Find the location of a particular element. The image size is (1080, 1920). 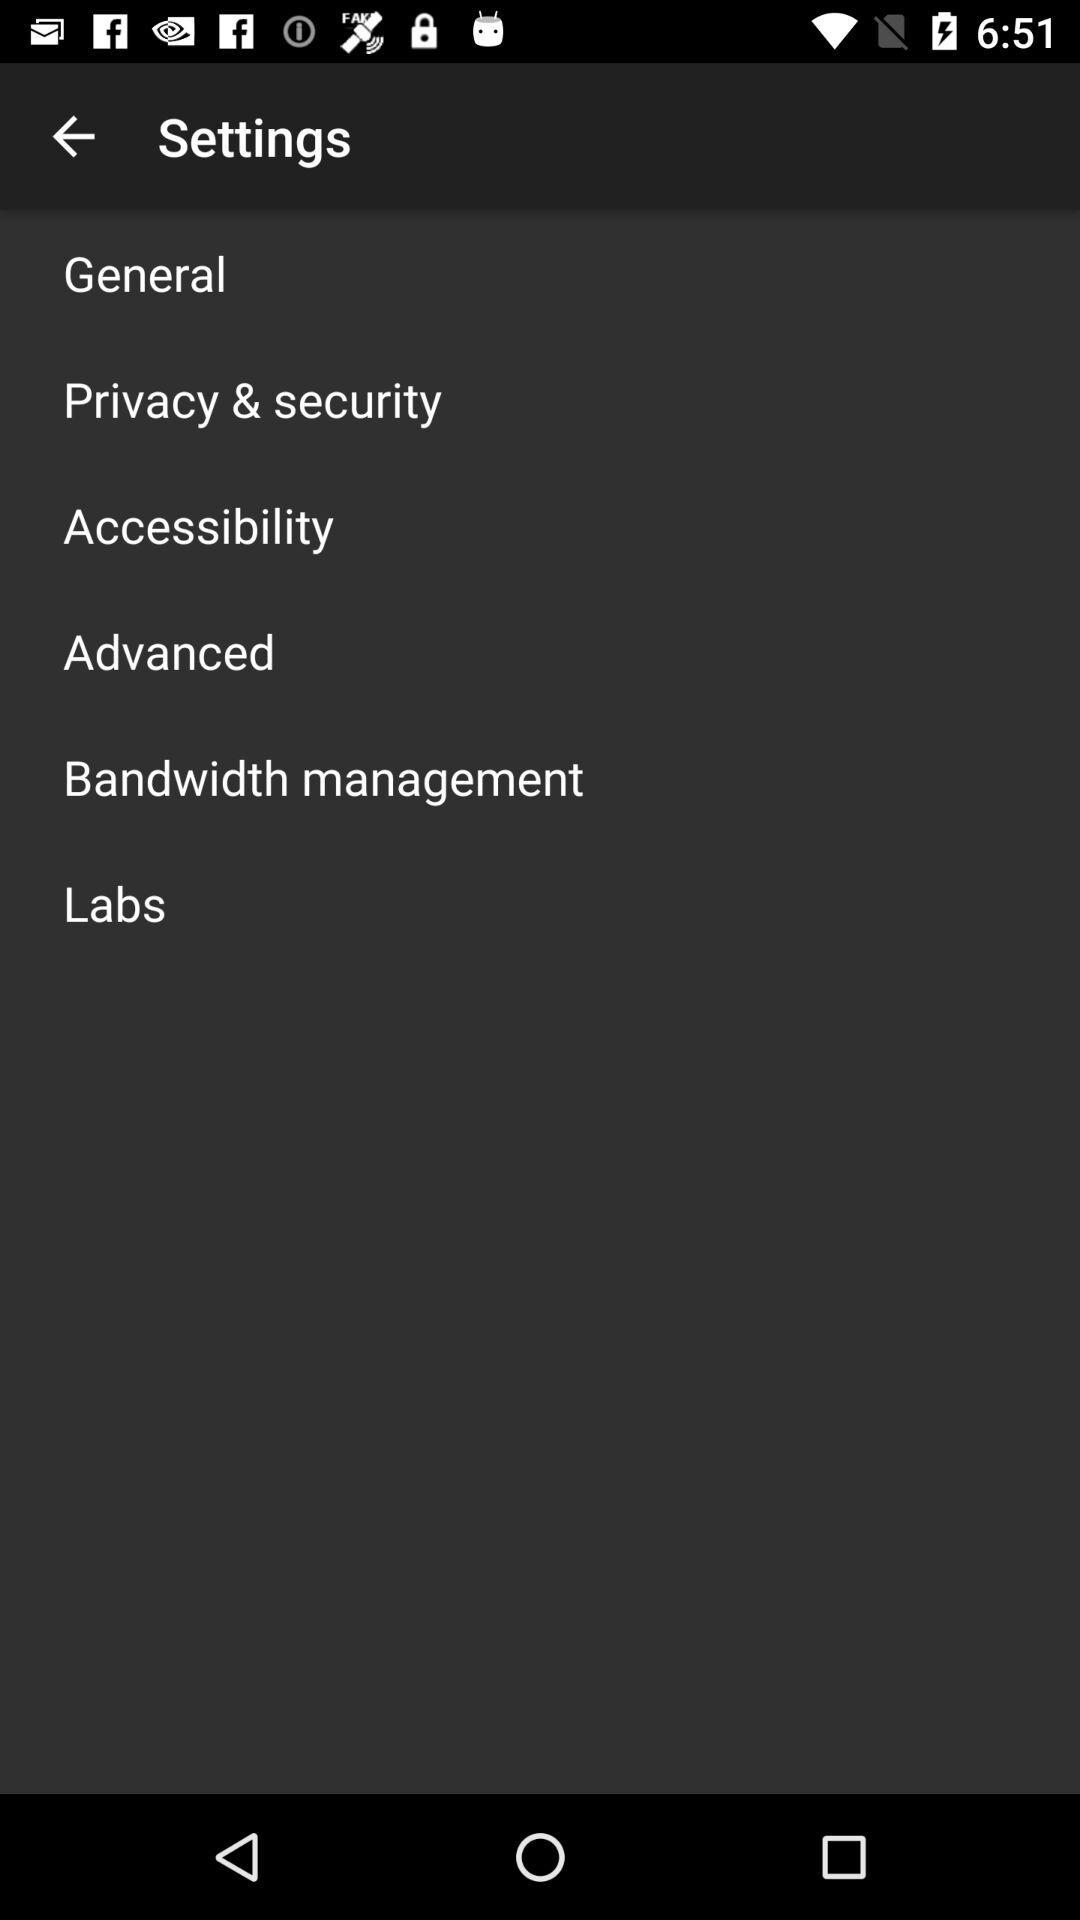

the bandwidth management app is located at coordinates (322, 776).